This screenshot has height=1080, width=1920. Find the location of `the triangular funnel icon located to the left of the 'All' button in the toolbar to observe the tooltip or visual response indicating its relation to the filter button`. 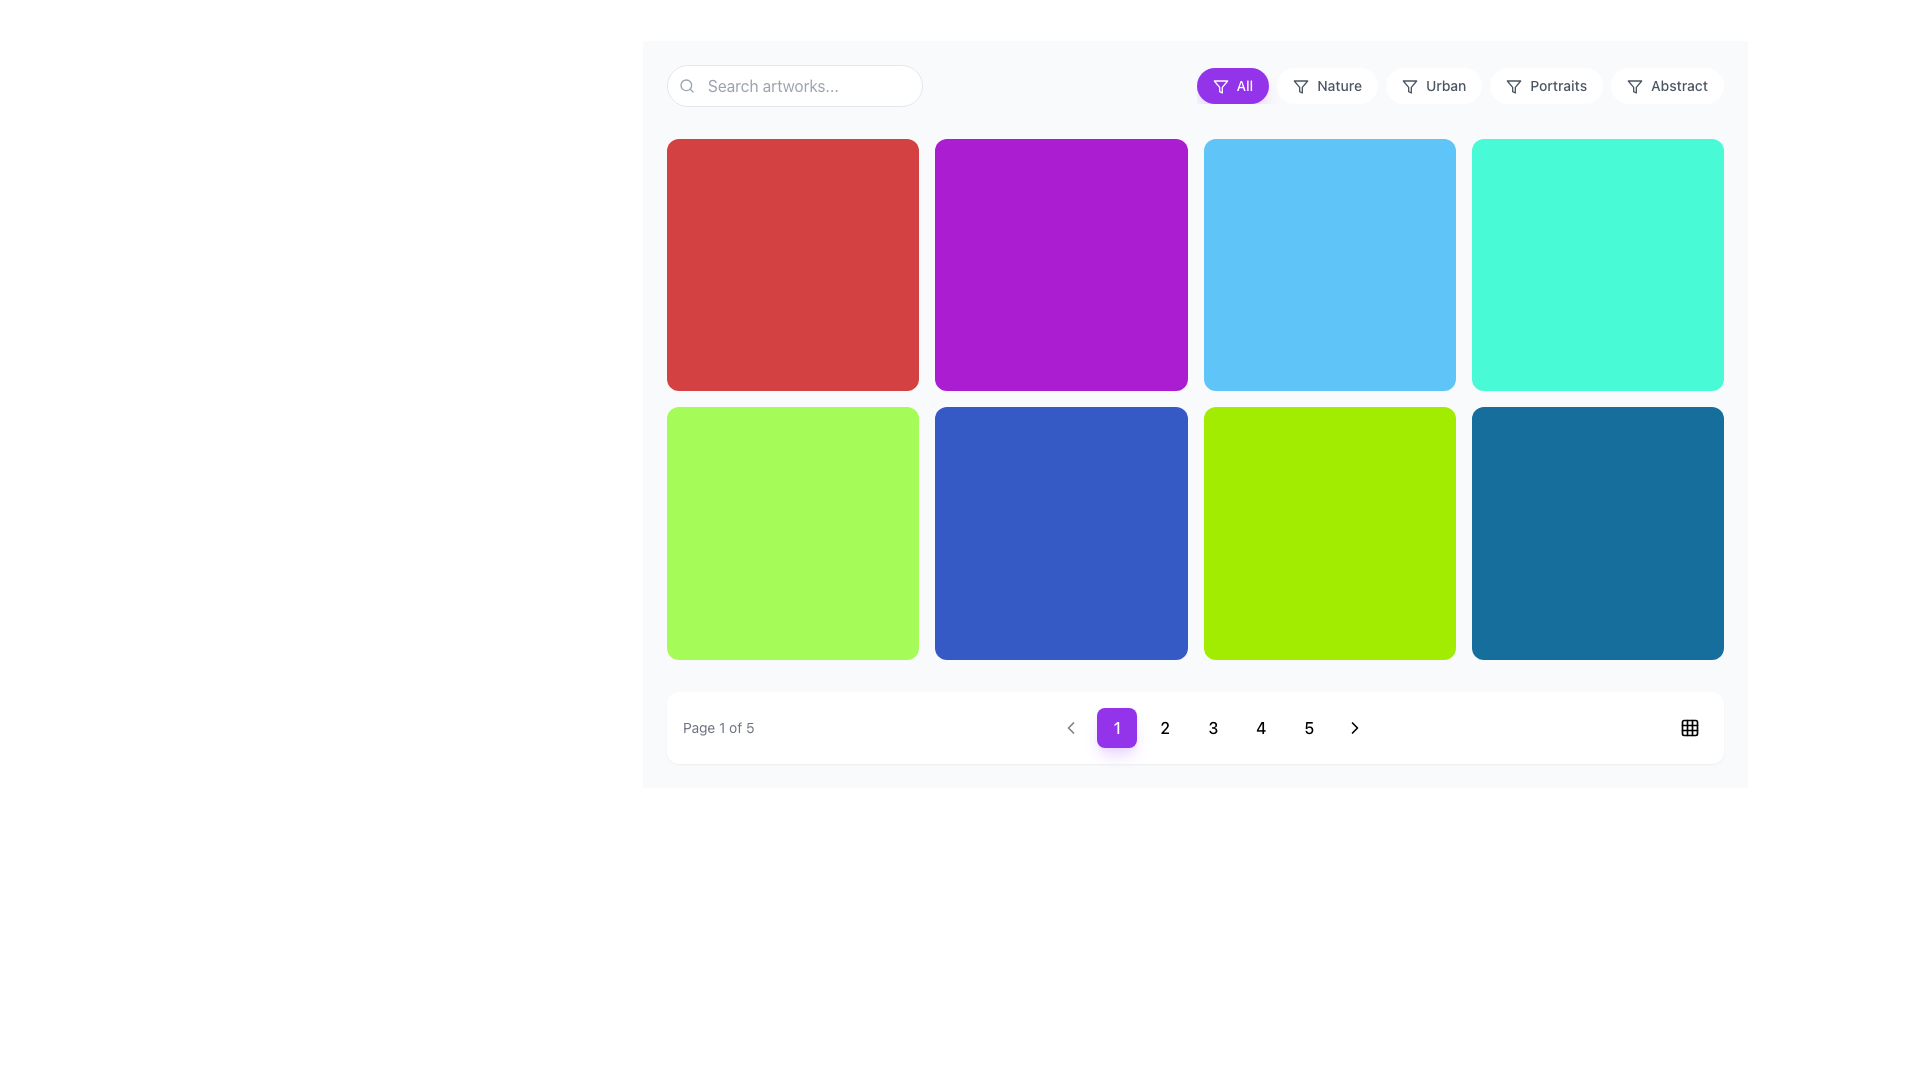

the triangular funnel icon located to the left of the 'All' button in the toolbar to observe the tooltip or visual response indicating its relation to the filter button is located at coordinates (1409, 86).